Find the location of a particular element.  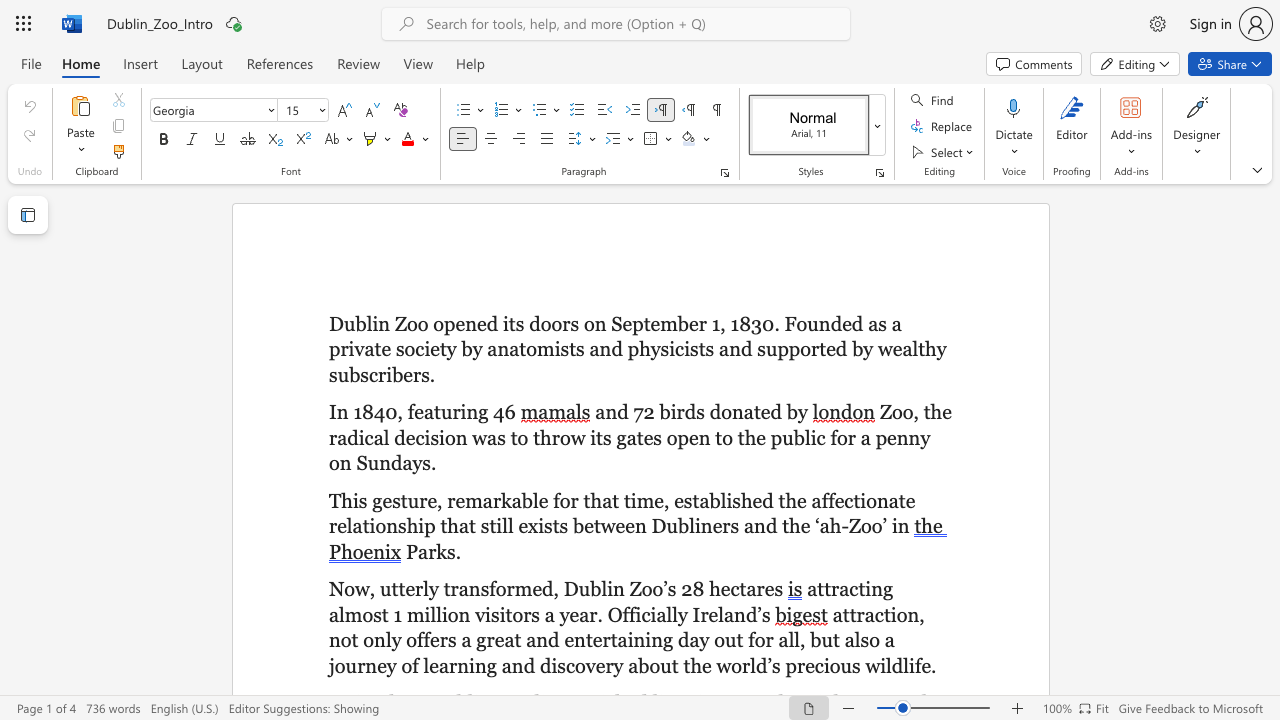

the subset text "te" within the text "and 72 birds donated by" is located at coordinates (752, 411).